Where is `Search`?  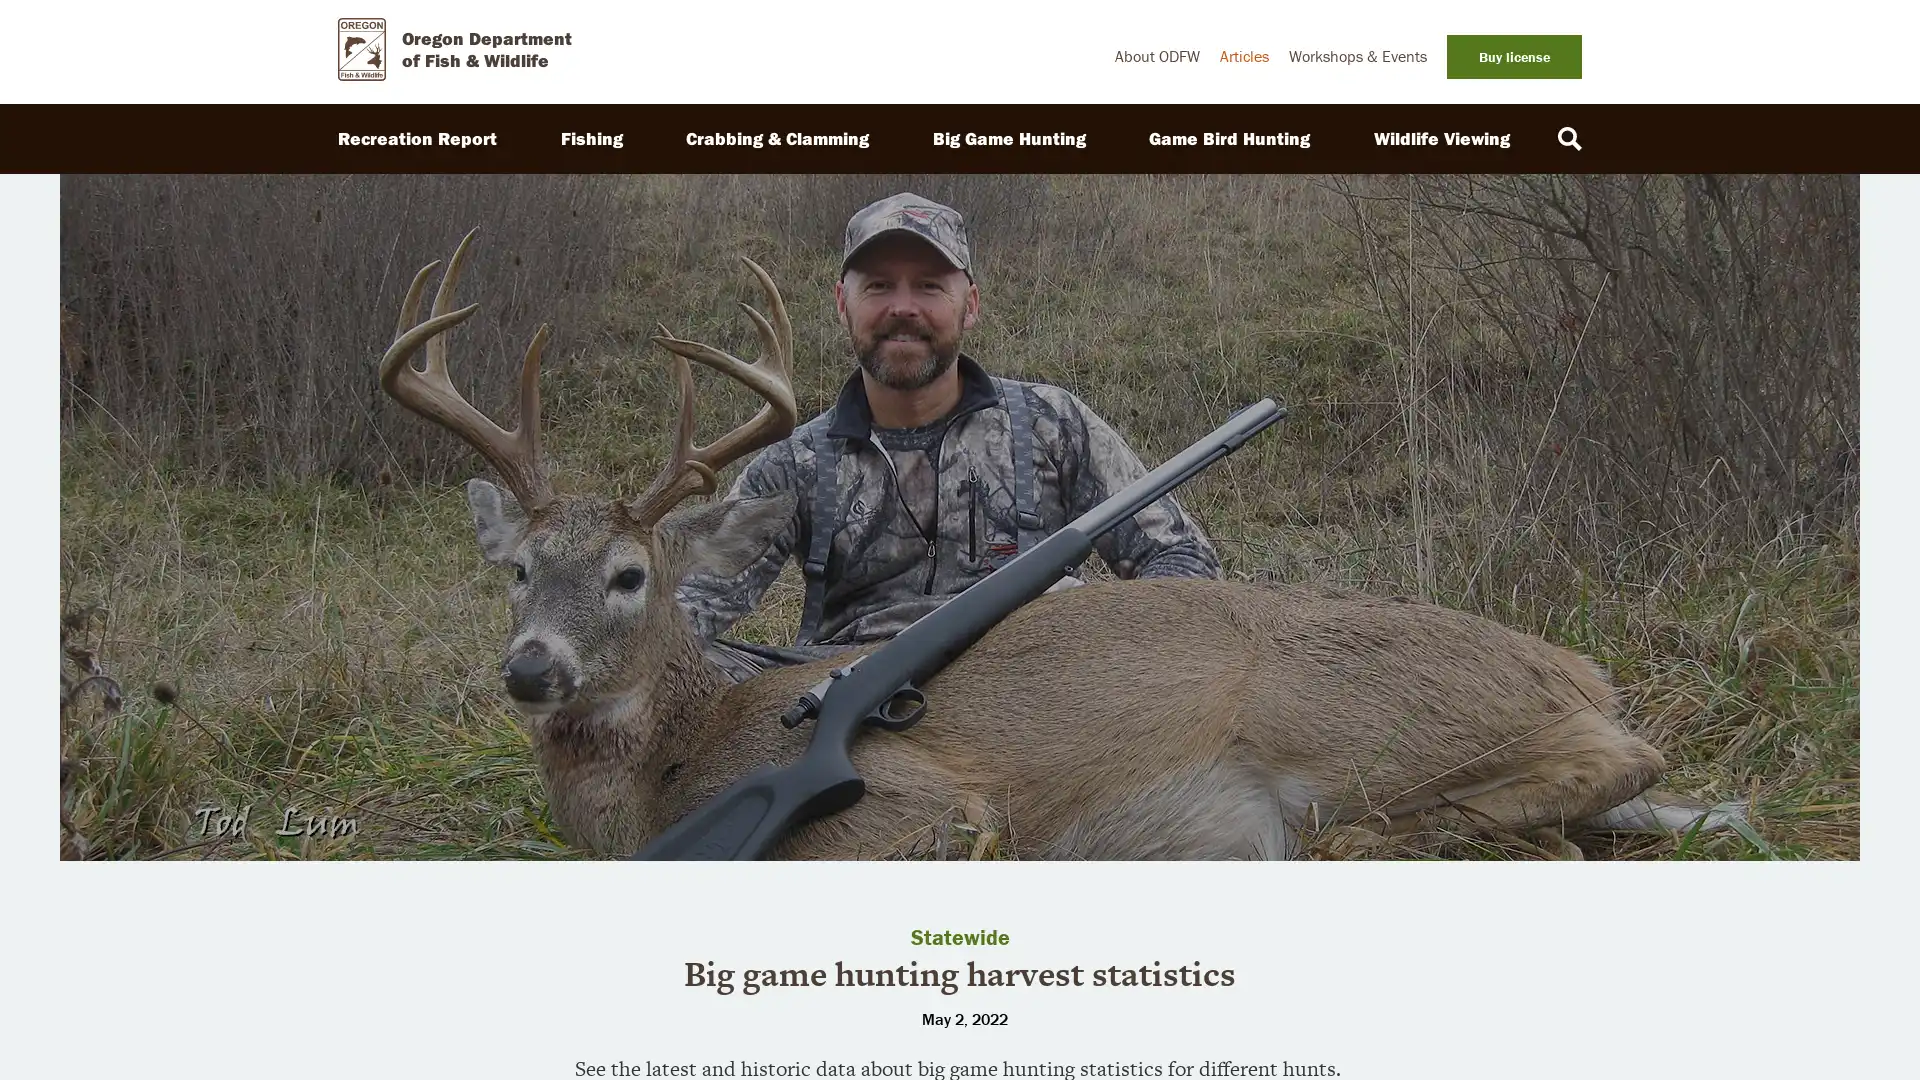 Search is located at coordinates (1568, 137).